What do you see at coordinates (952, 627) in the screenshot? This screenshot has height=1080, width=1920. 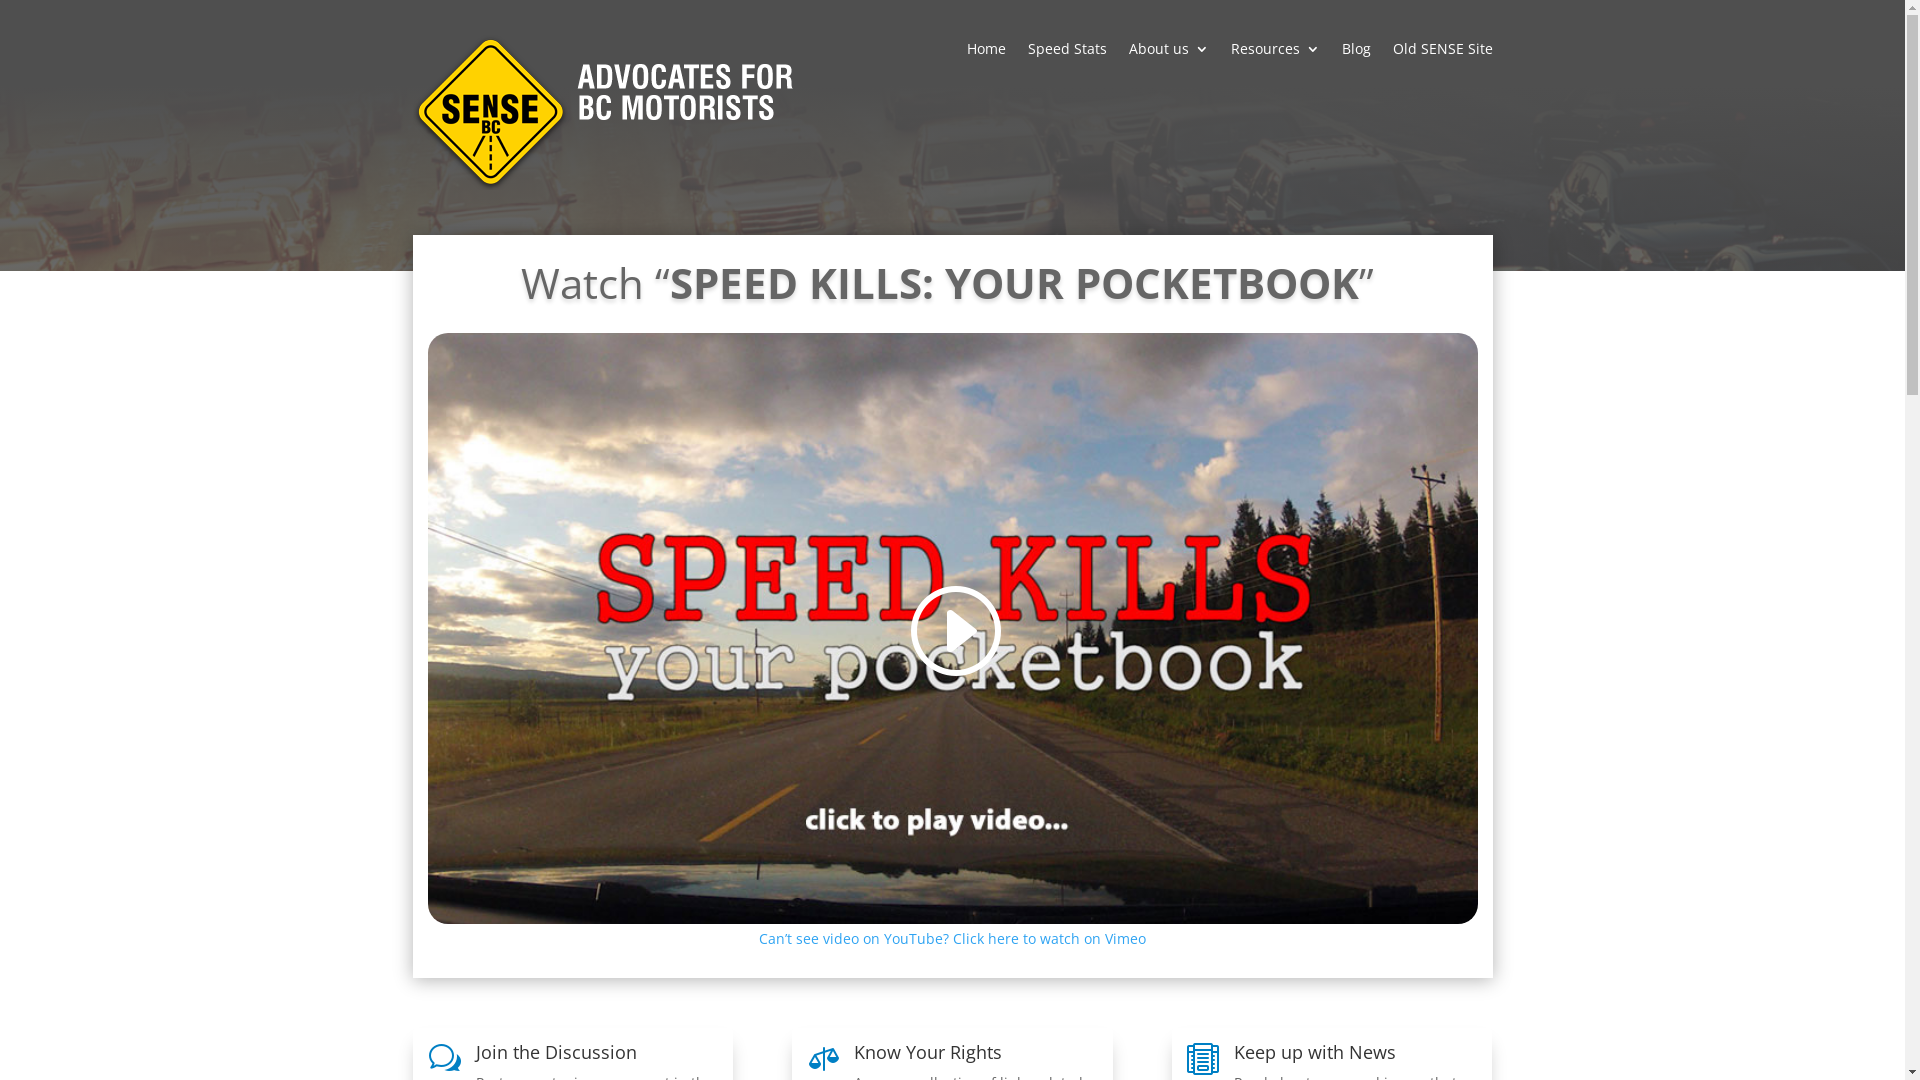 I see `'Speed Kills Your Pocketbook'` at bounding box center [952, 627].